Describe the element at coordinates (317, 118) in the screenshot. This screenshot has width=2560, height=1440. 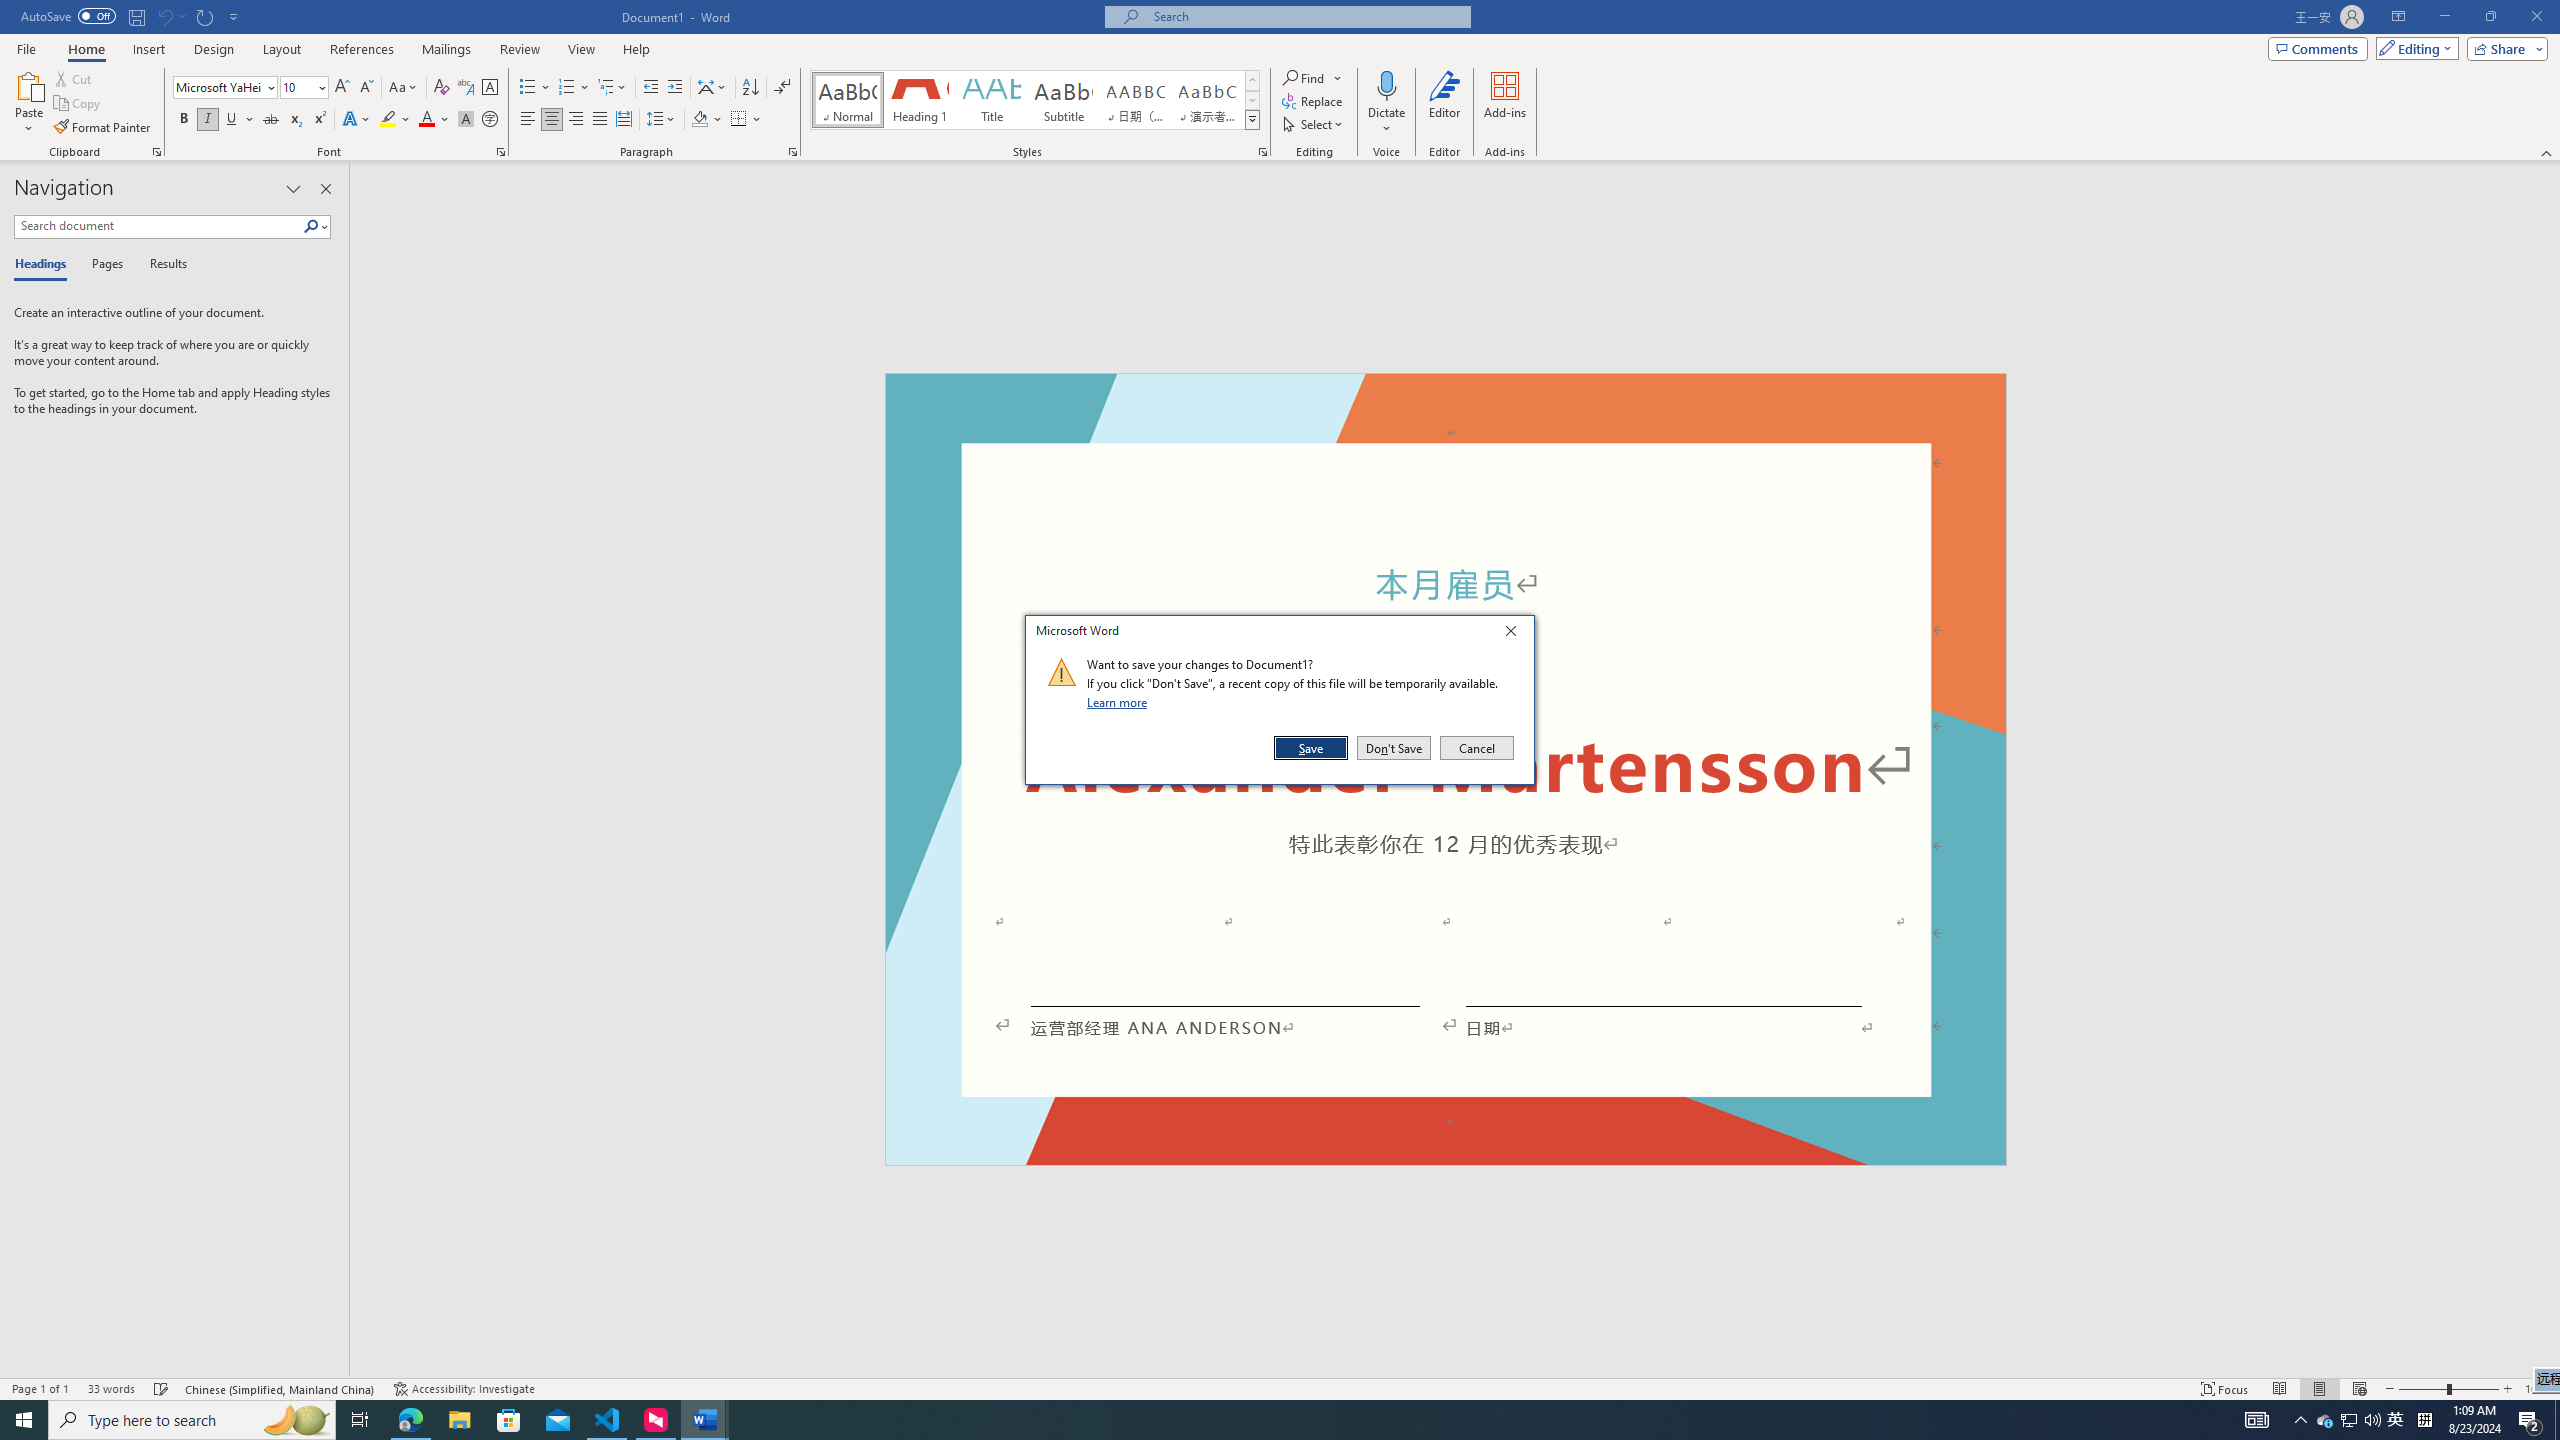
I see `'Superscript'` at that location.